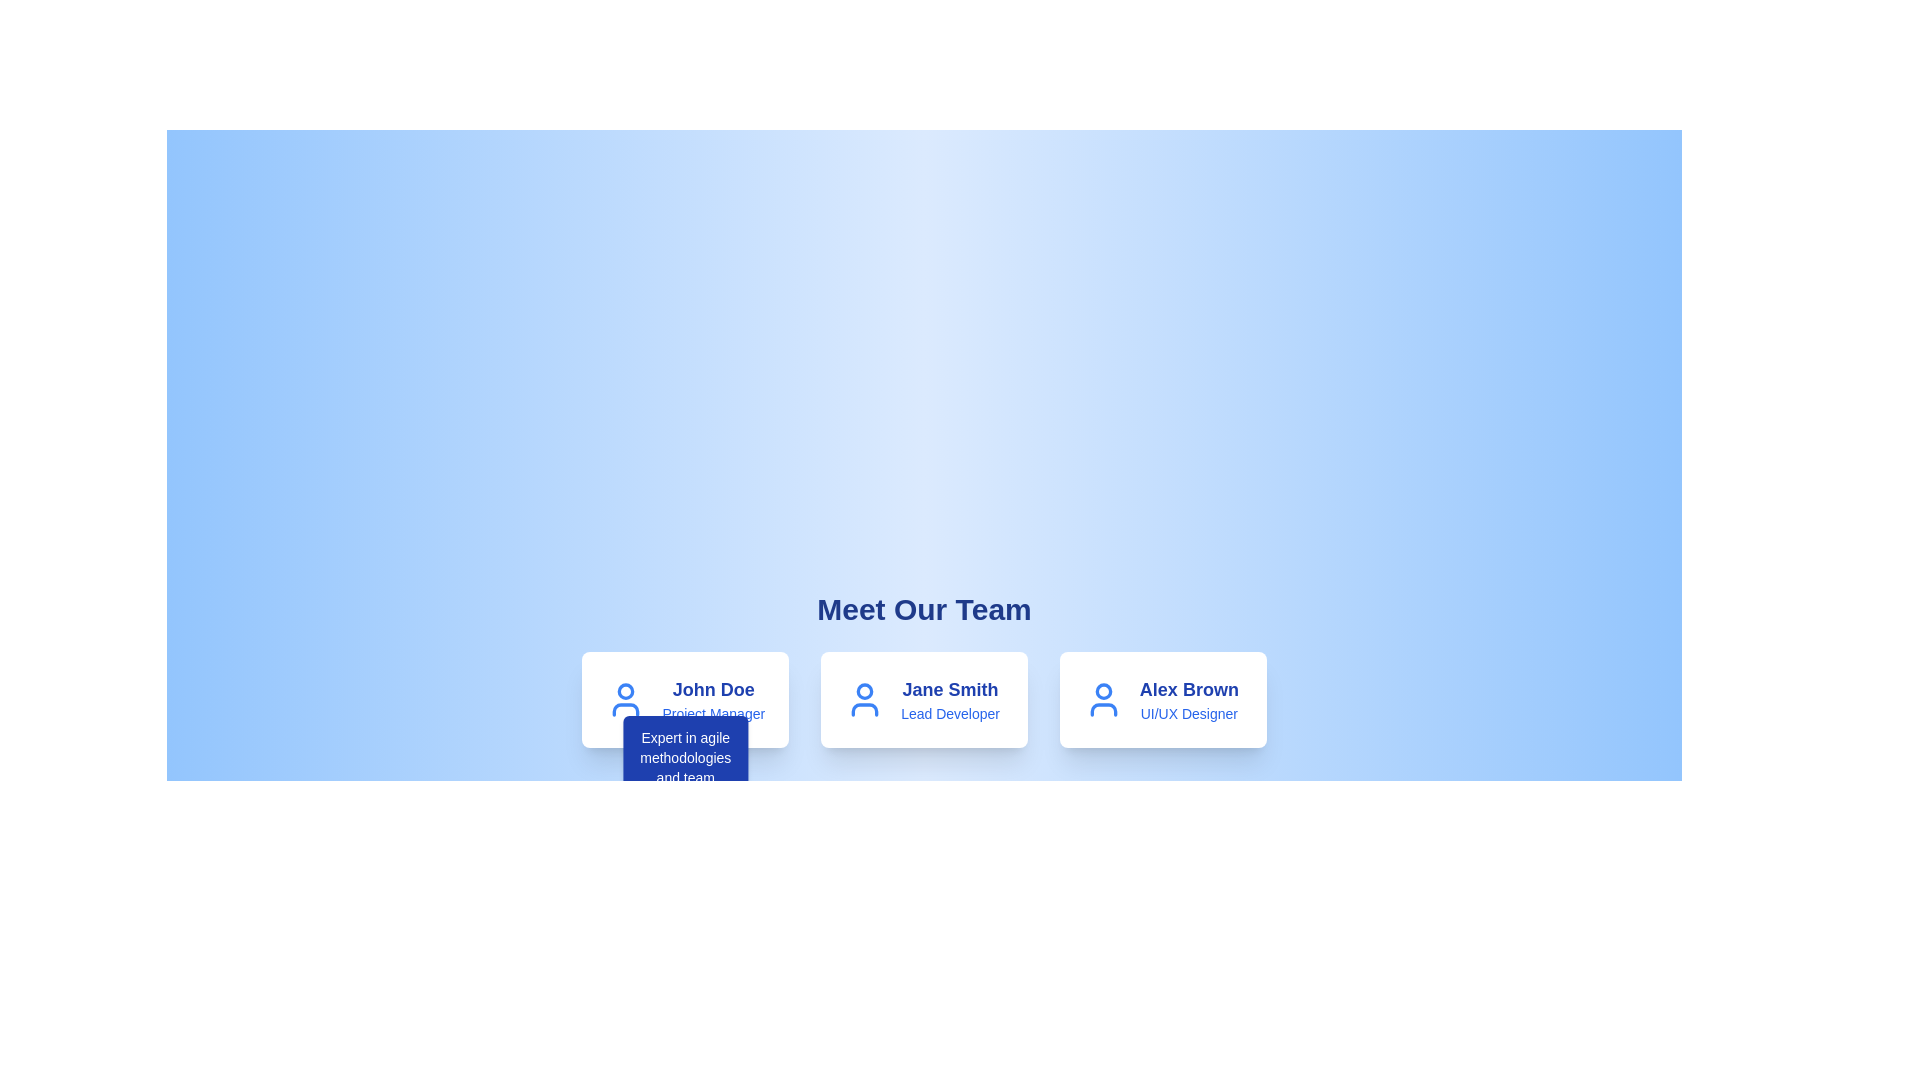  I want to click on the static descriptive text 'UI/UX Designer' located under the name 'Alex Brown' in the profile card on the right side of the 'Meet Our Team' section, so click(1189, 712).